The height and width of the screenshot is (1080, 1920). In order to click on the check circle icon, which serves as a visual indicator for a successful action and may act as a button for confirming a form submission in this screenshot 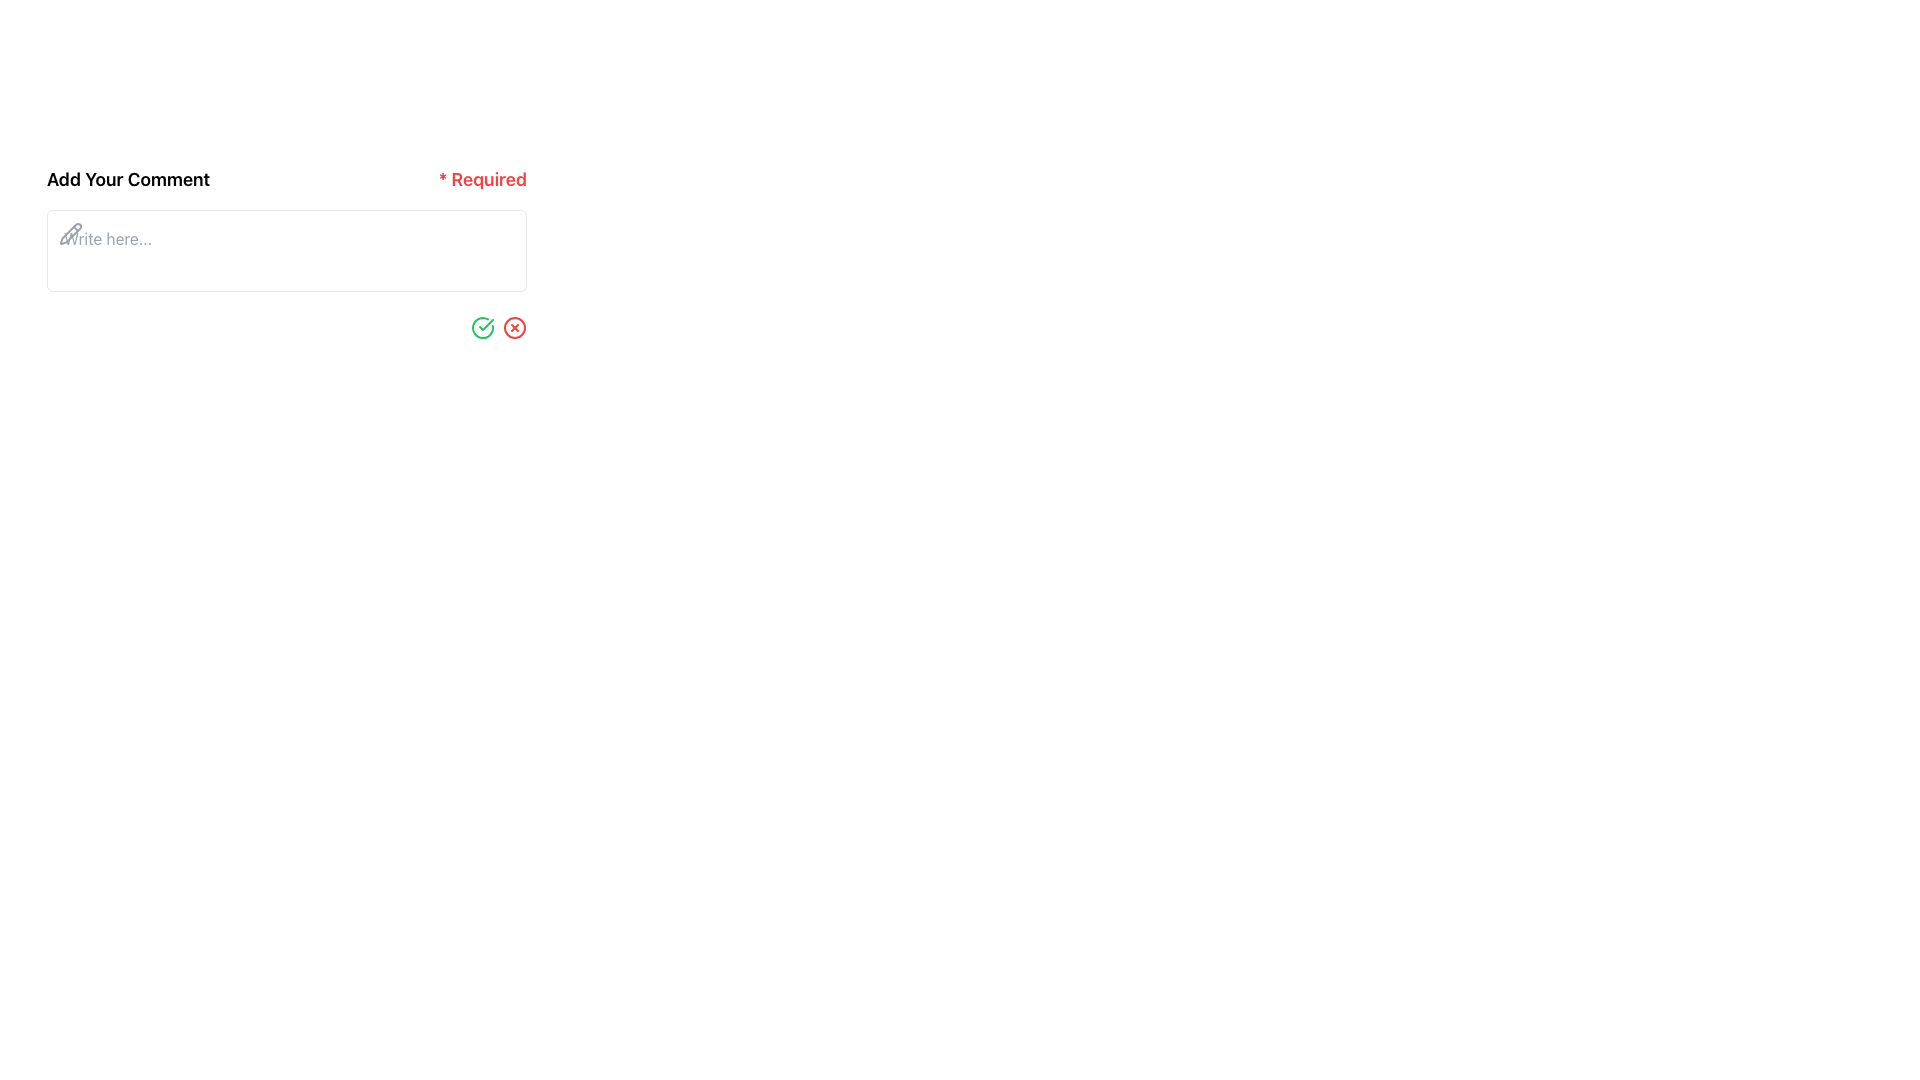, I will do `click(483, 326)`.